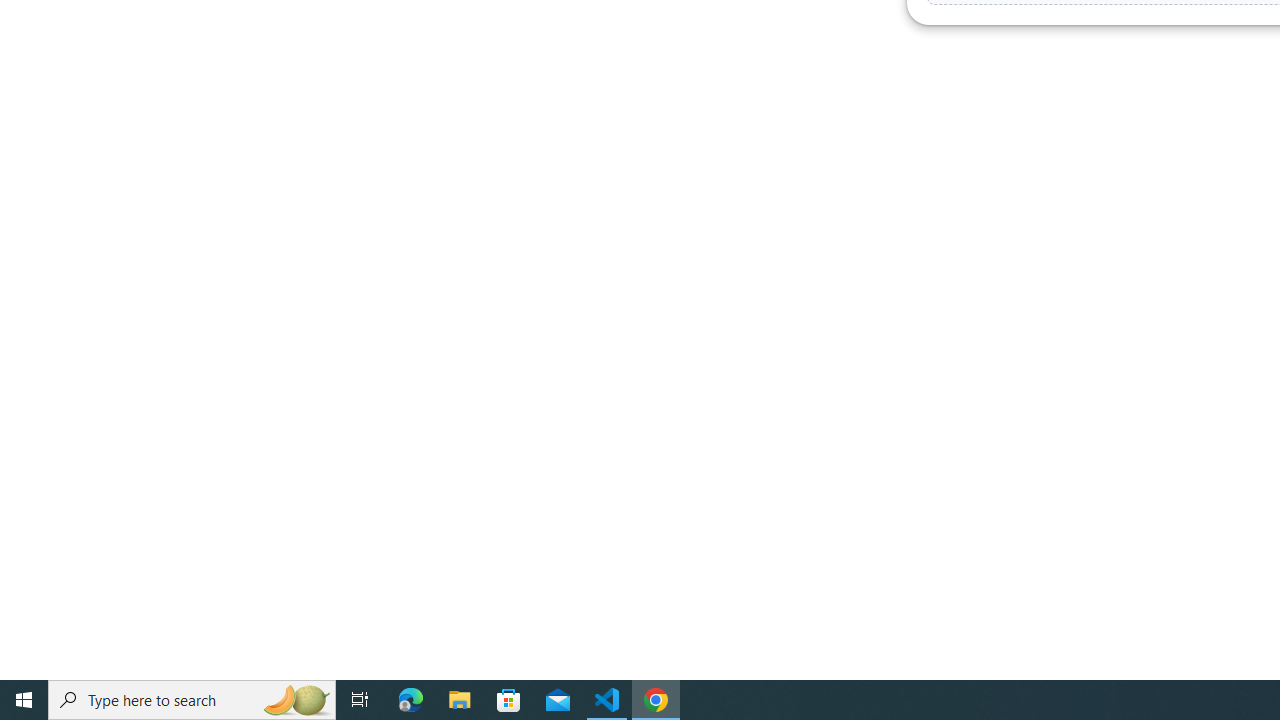  Describe the element at coordinates (410, 698) in the screenshot. I see `'Microsoft Edge'` at that location.